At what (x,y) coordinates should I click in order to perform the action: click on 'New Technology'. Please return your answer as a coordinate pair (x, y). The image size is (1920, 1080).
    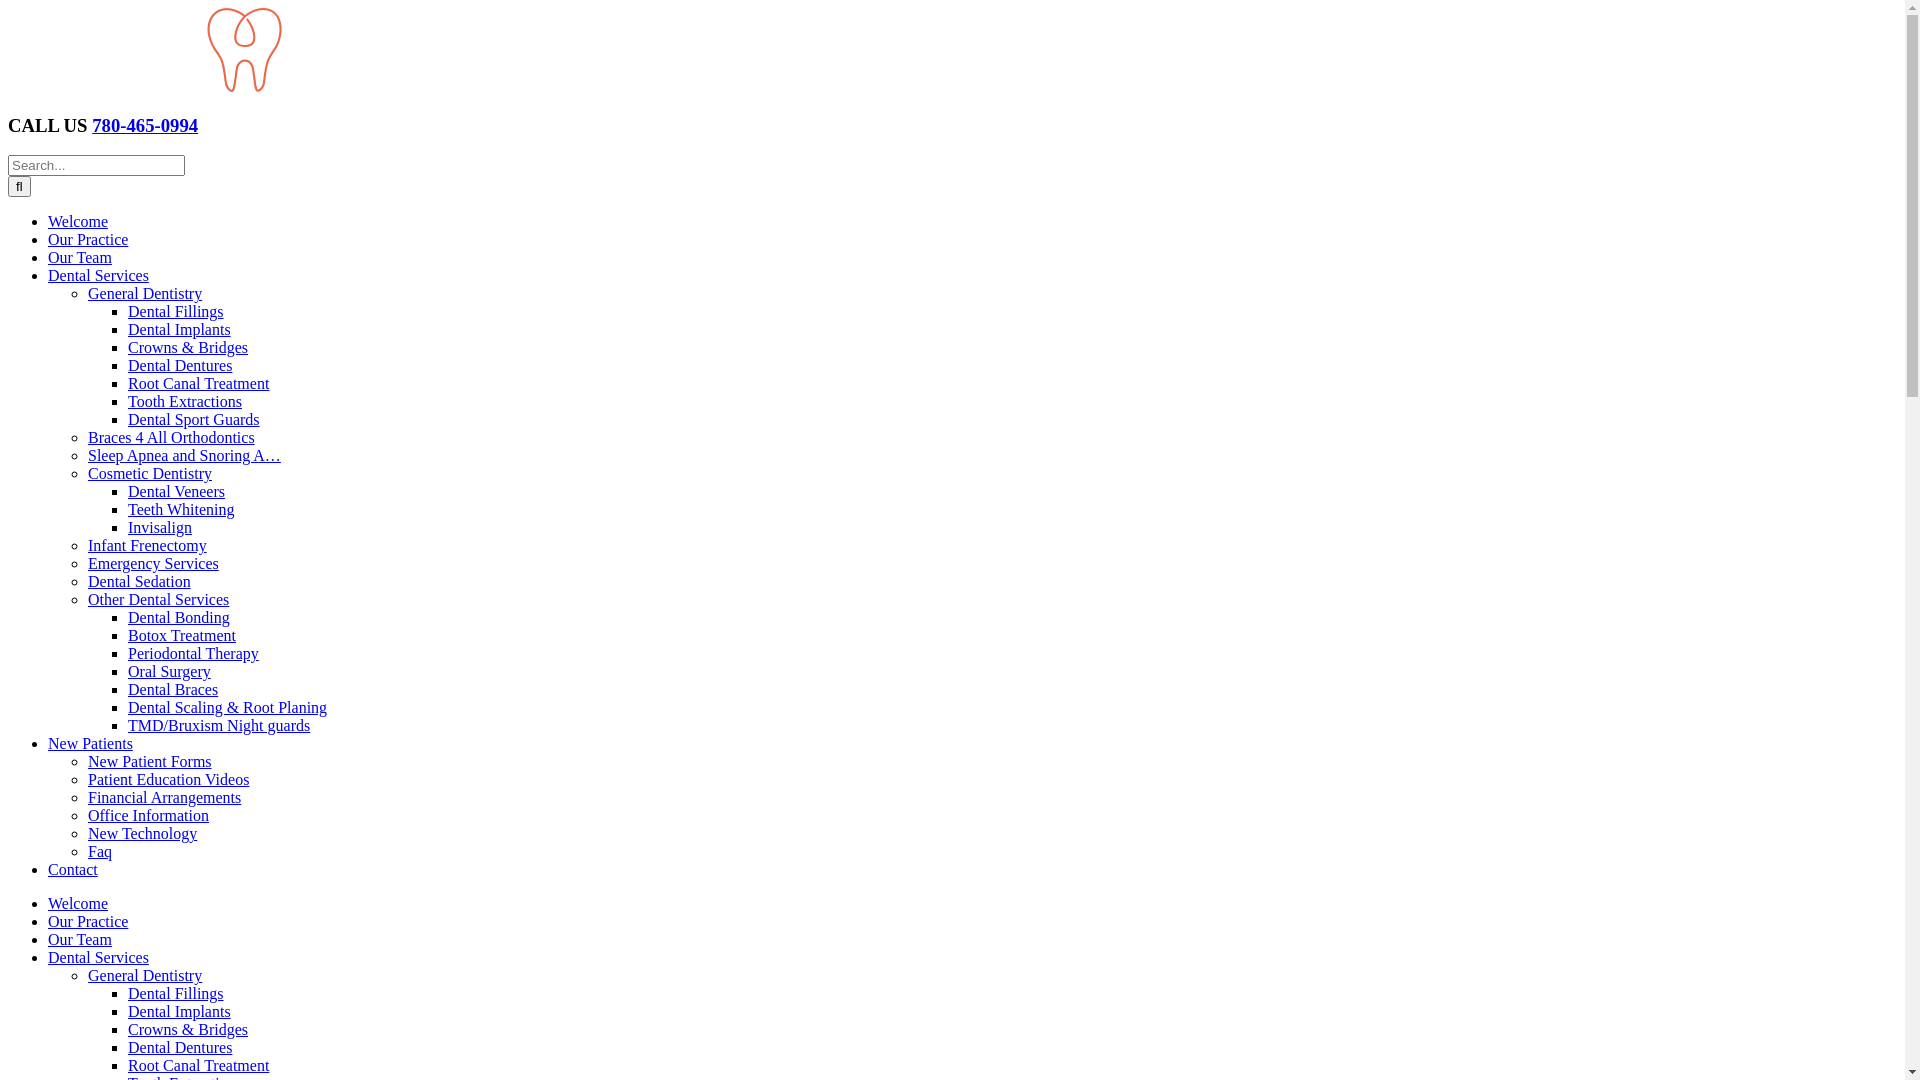
    Looking at the image, I should click on (141, 833).